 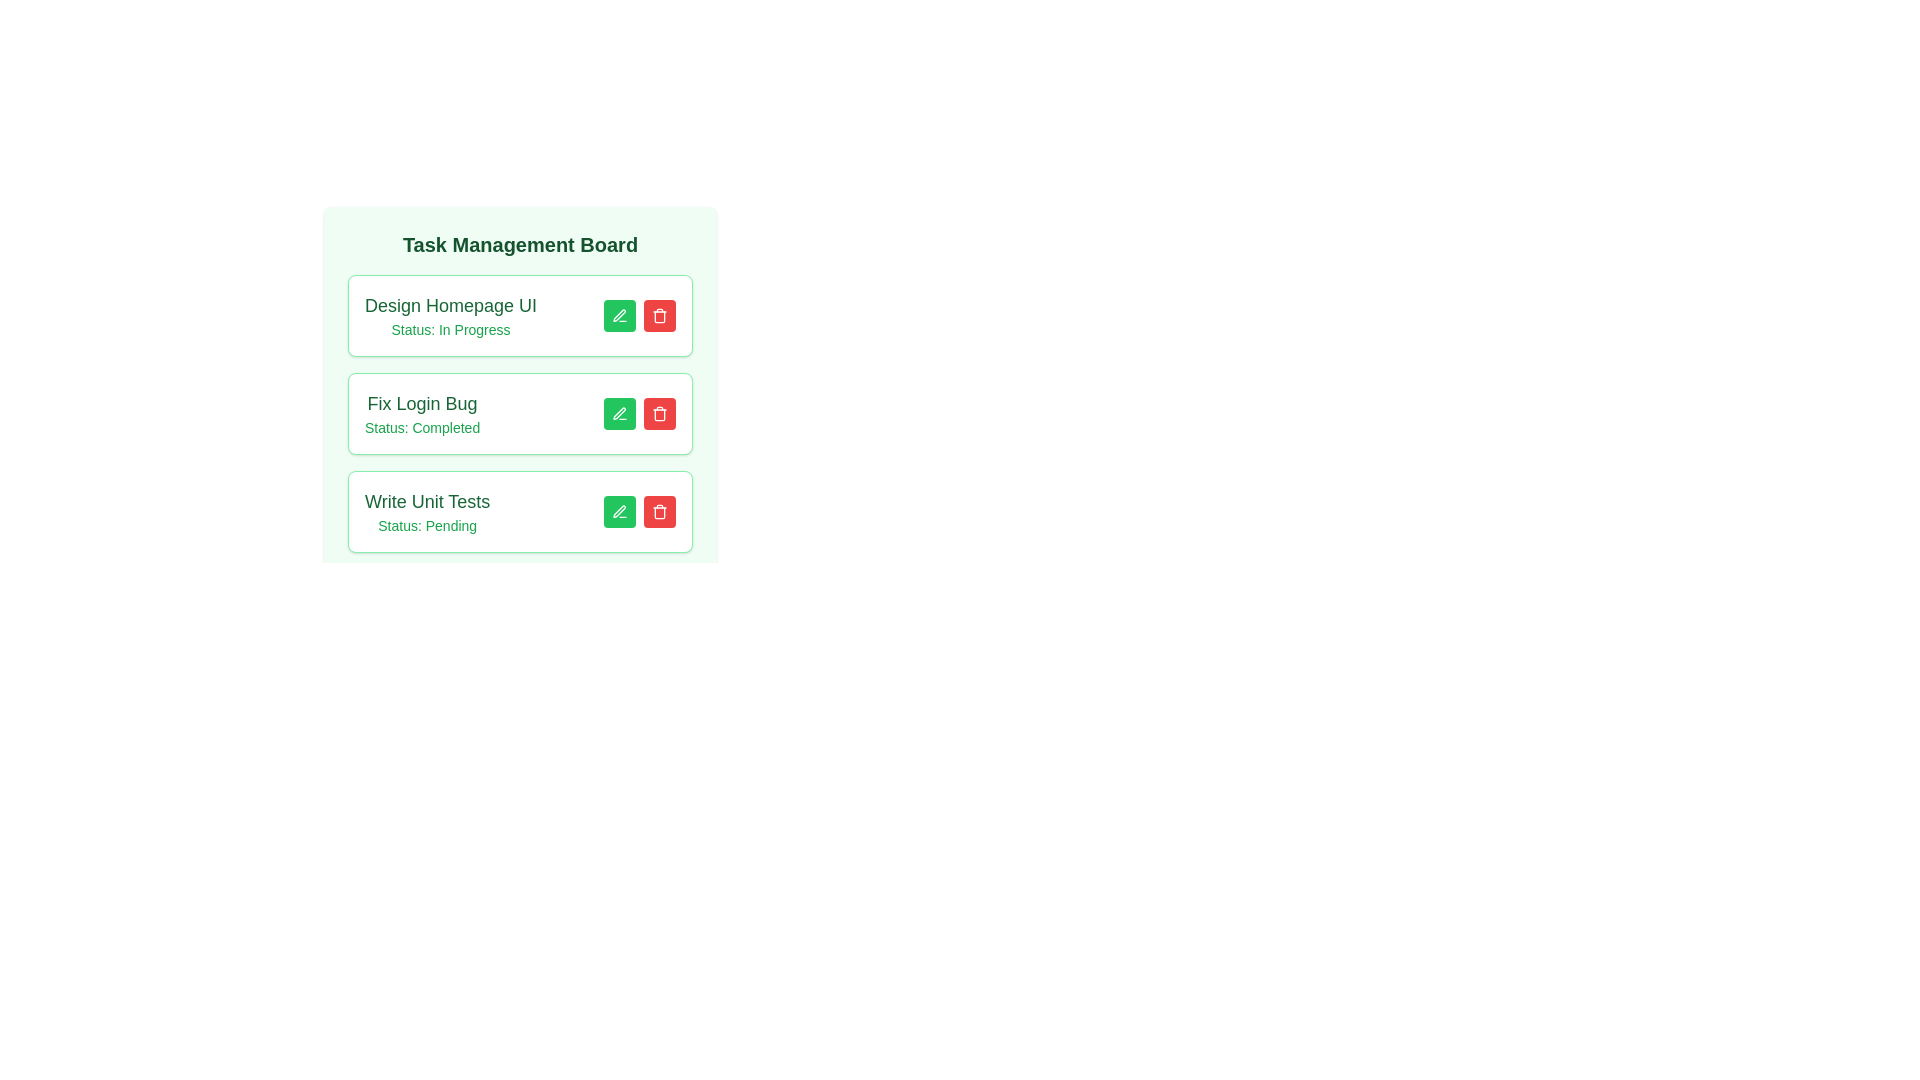 What do you see at coordinates (660, 315) in the screenshot?
I see `the task with the title Design Homepage UI` at bounding box center [660, 315].